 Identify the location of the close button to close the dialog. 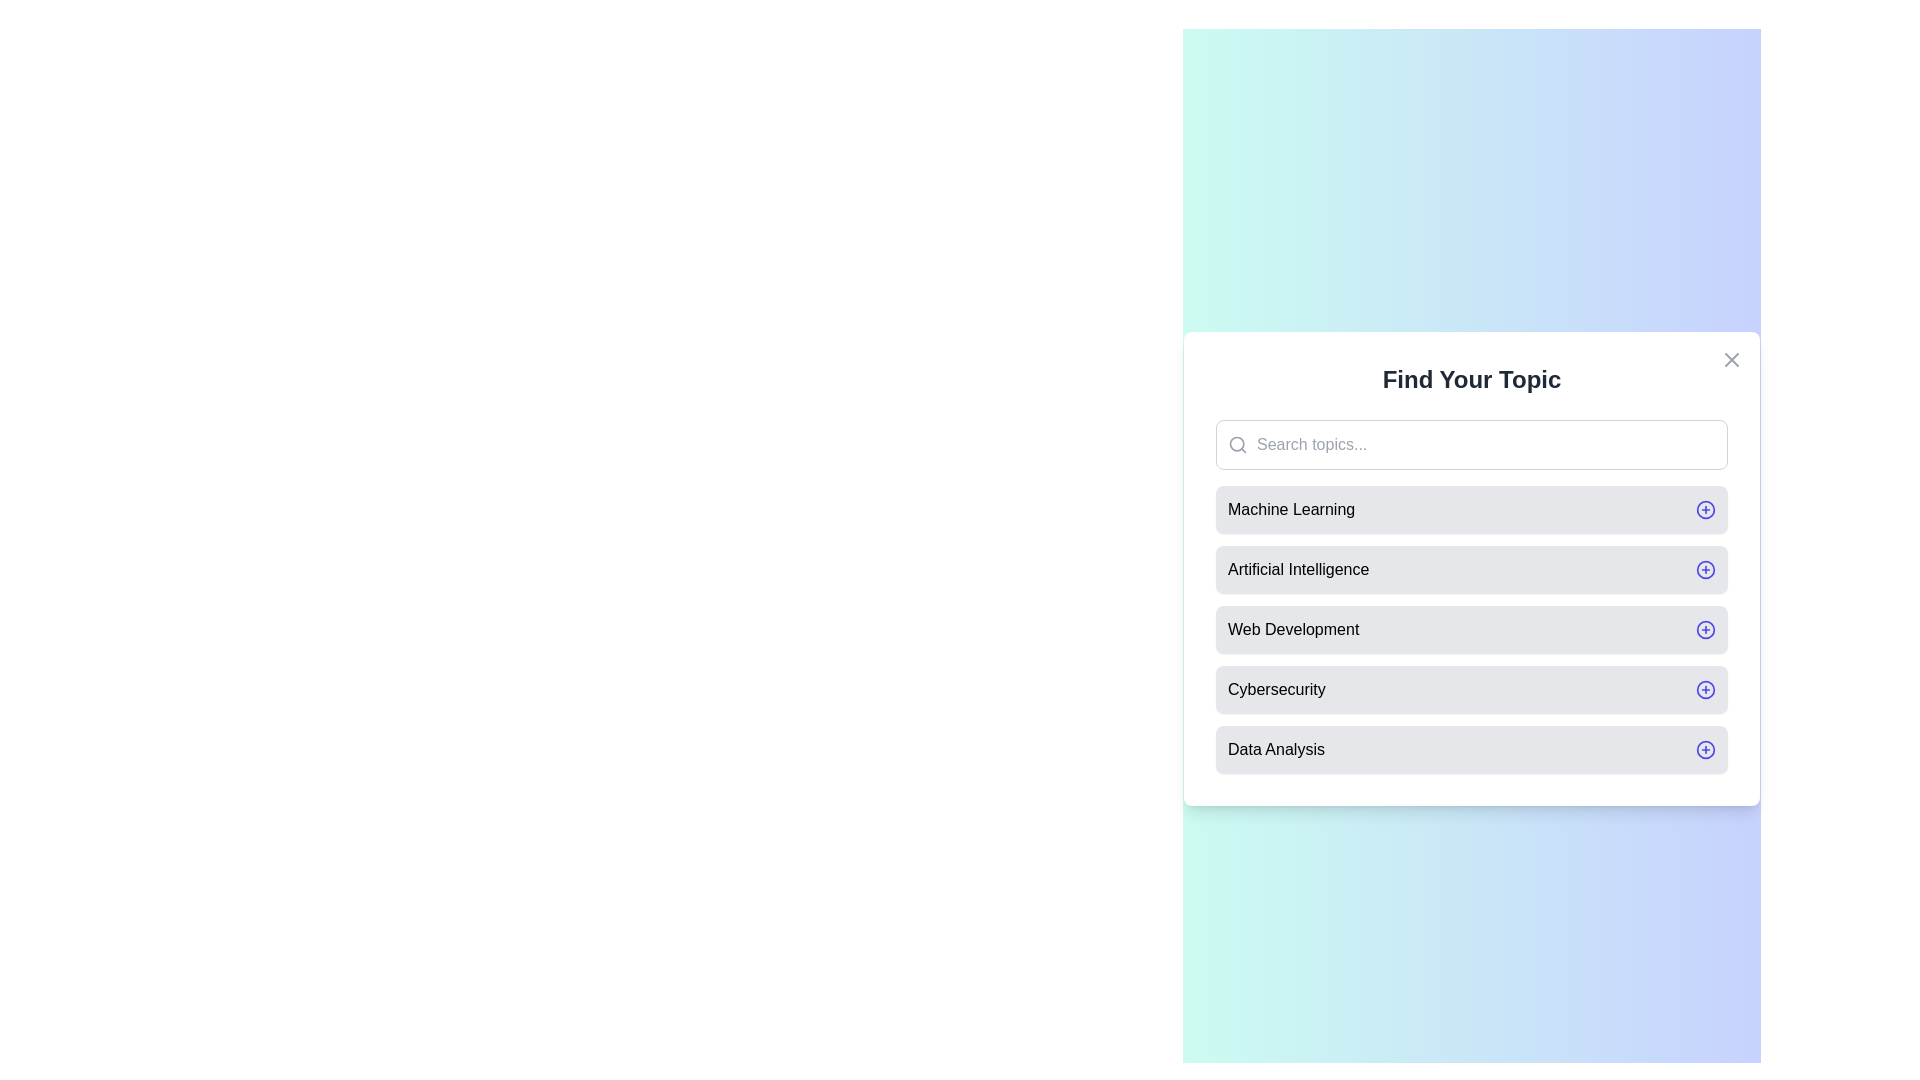
(1731, 358).